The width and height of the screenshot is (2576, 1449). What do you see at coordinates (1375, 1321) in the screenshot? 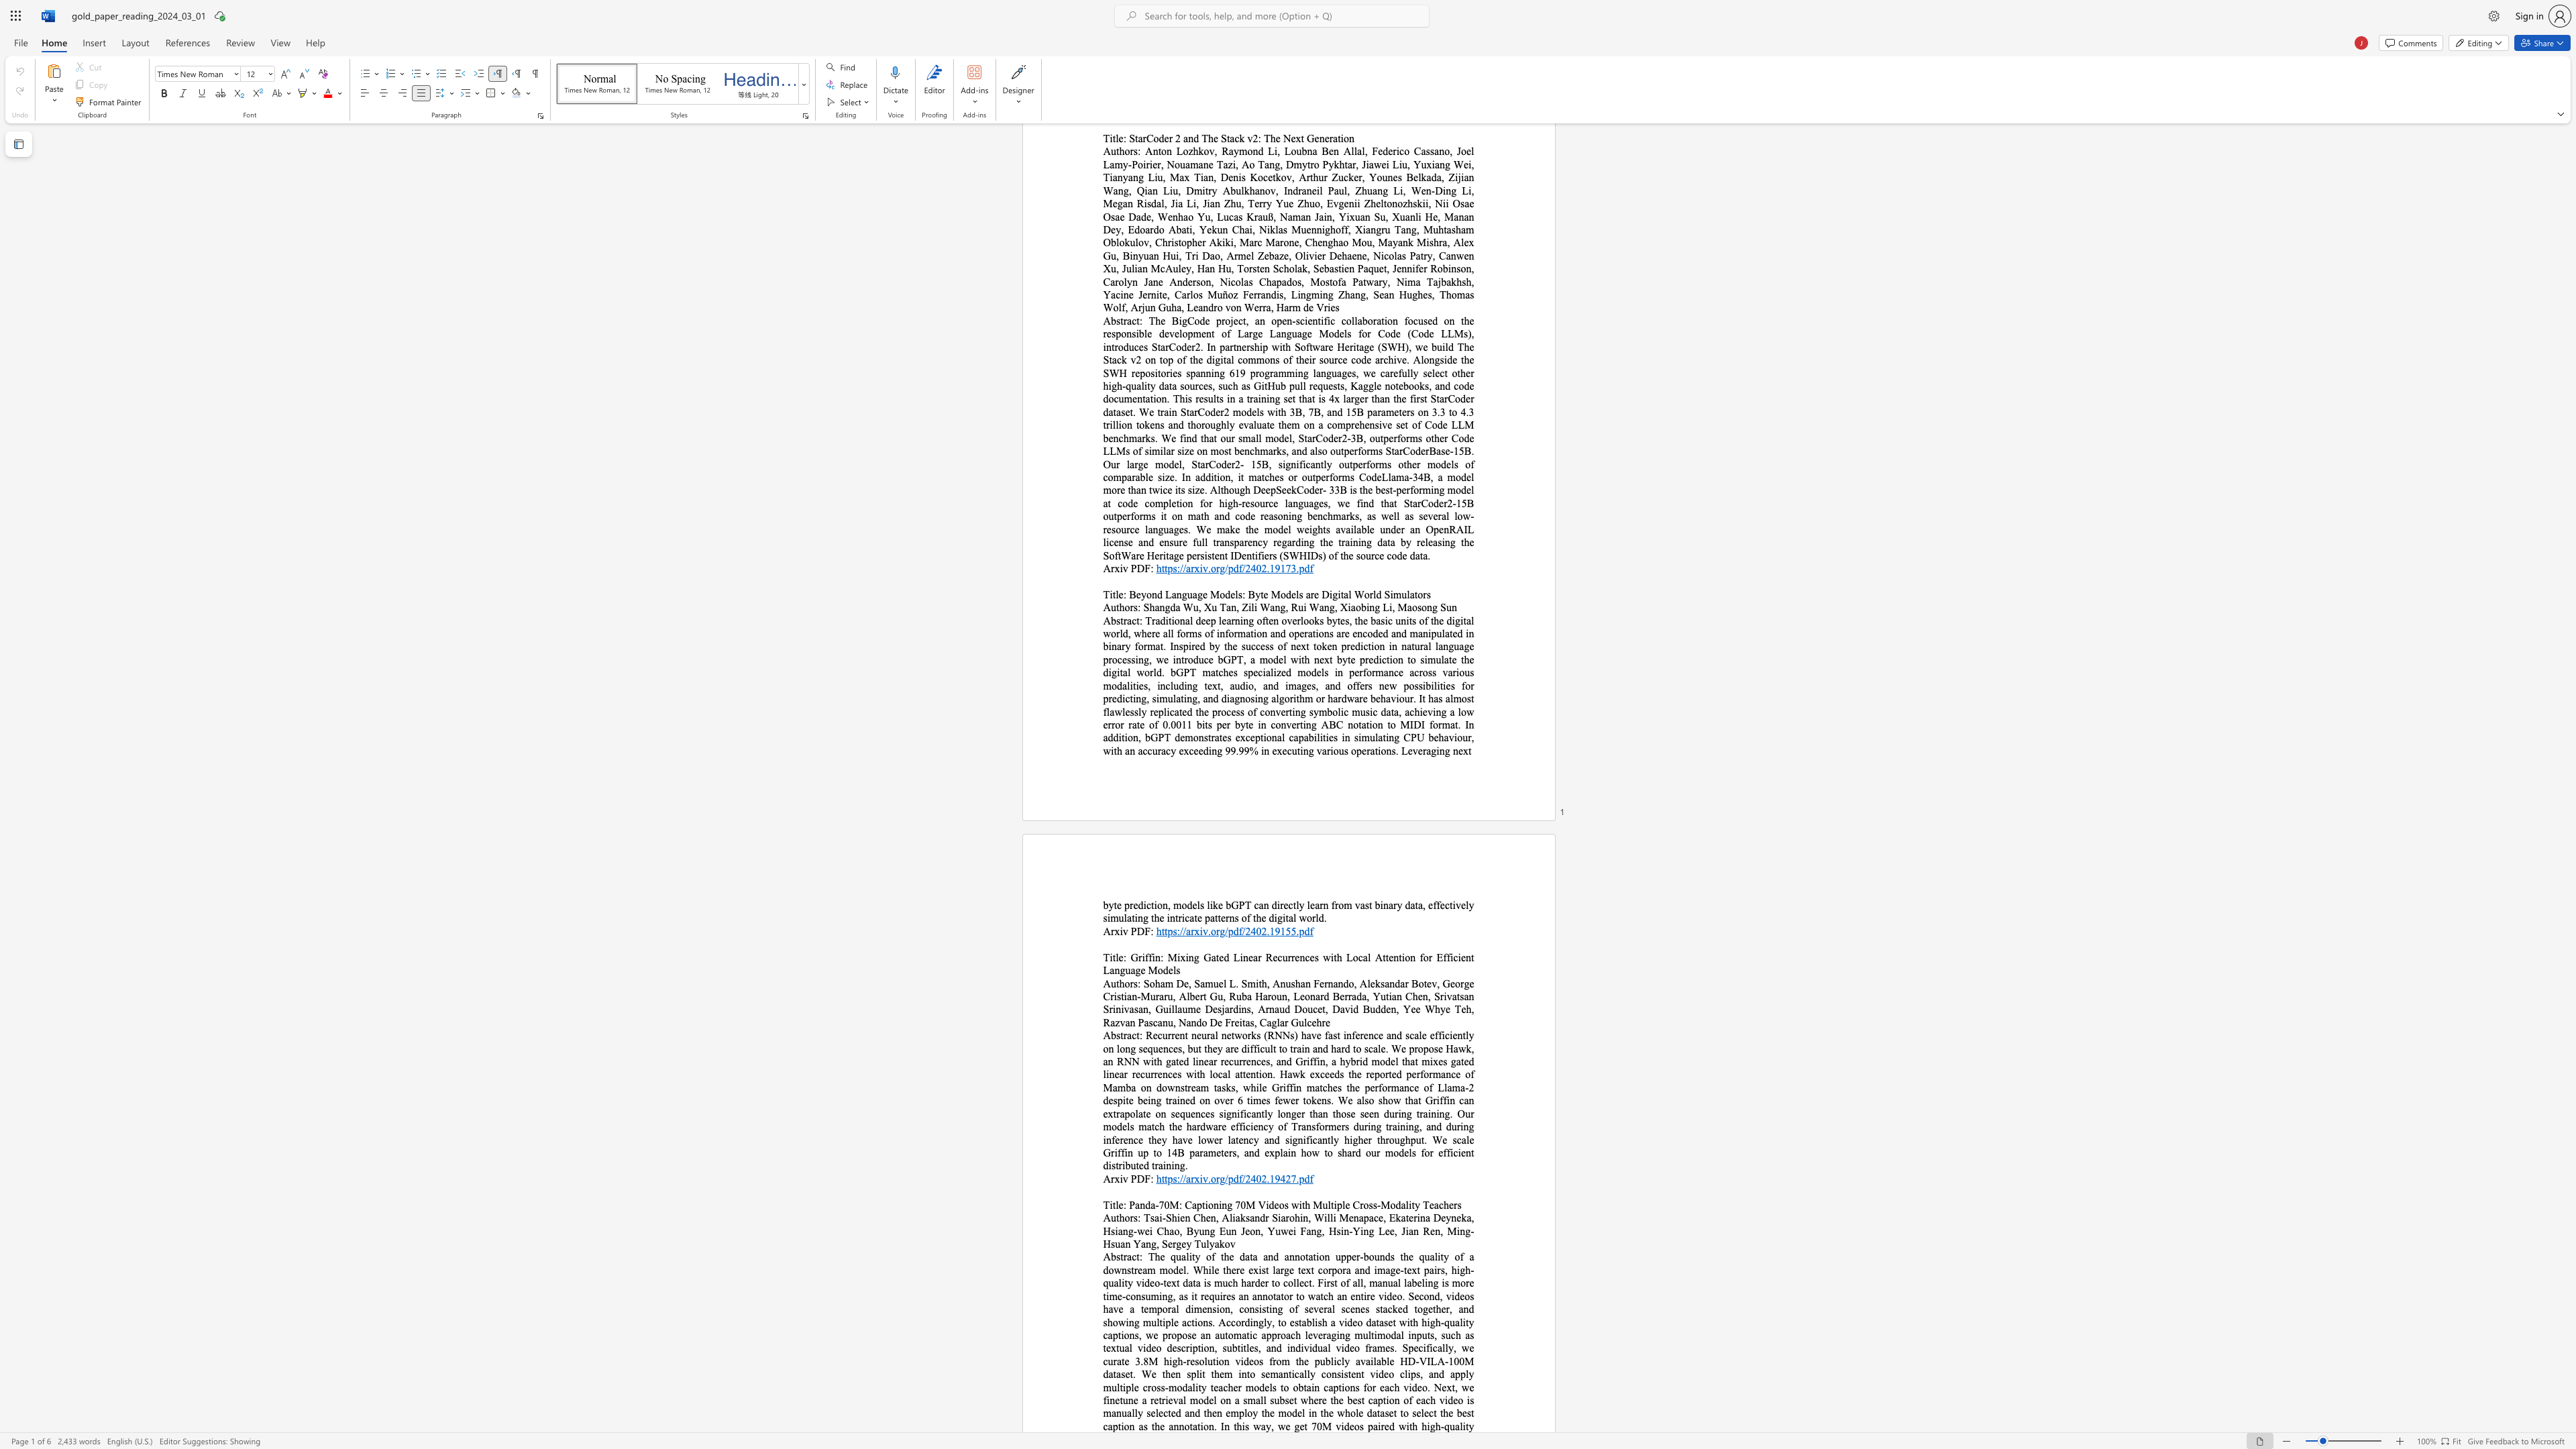
I see `the subset text "taset with high-quality captions, we propose an automatic approach leveraging multimodal inputs, such as textual video description, subtitles, and individual video frames. Specifically, we curate 3.8M high-resolut" within the text "The quality of the data and annotation upper-bounds the quality of a downstream model. While there exist large text corpora and image-text pairs, high-quality video-text data is much harder to collect. First of all, manual labeling is more time-consuming, as it requires an annotator to watch an entire video. Second, videos have a temporal dimension, consisting of several scenes stacked together, and showing multiple actions. Accordingly, to establish a video dataset with high-quality captions, we propose an automatic approach leveraging multimodal inputs, such as textual video description, subtitles, and individual video frames. Specifically, we curate 3.8M high-resolution videos from the publicly available HD-VILA-100M dataset. We then split them into semantically consistent video clips, and apply multiple cross-modality teacher models to obtain captions for each video. Next, we finetune a retrieval model on a small subset where the best caption of each video is manually selected and then employ the model in the whole dataset to select the best caption as the annotation. In"` at bounding box center [1375, 1321].